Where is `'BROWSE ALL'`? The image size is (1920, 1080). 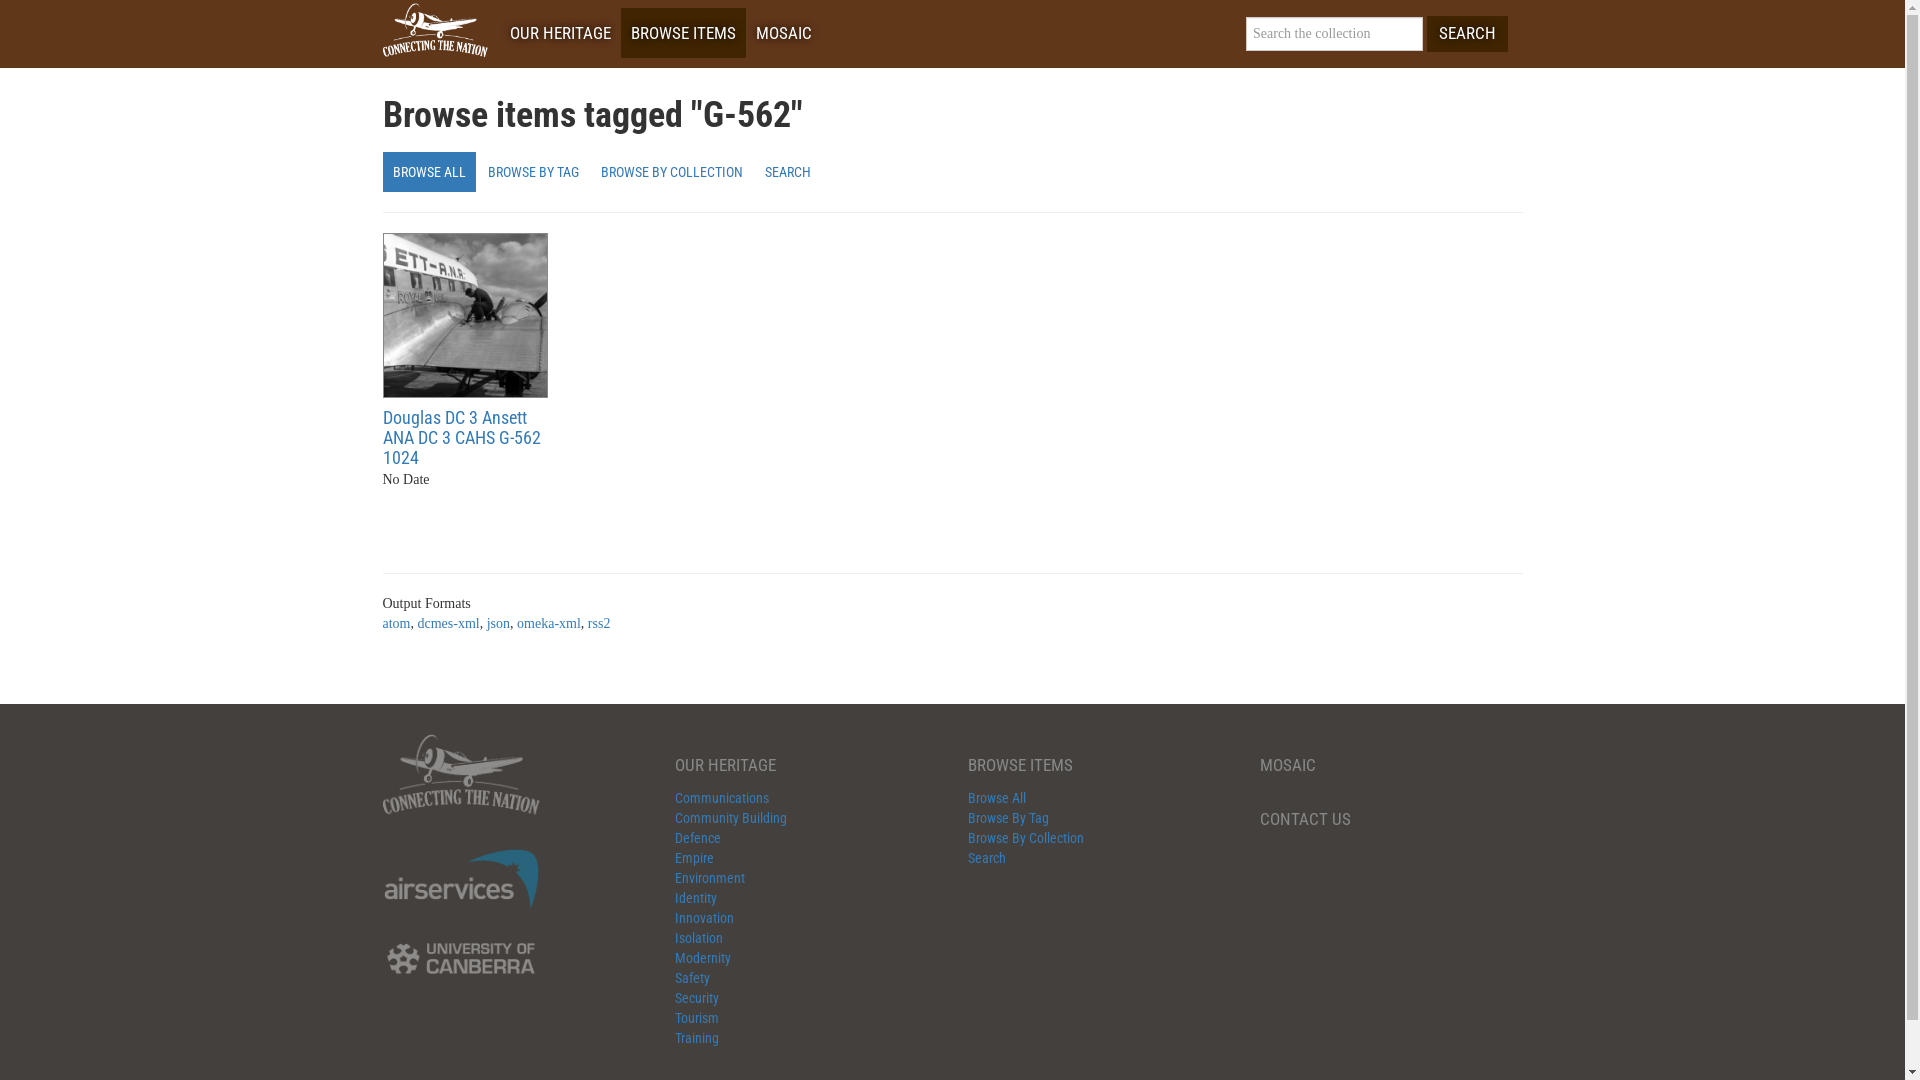
'BROWSE ALL' is located at coordinates (427, 171).